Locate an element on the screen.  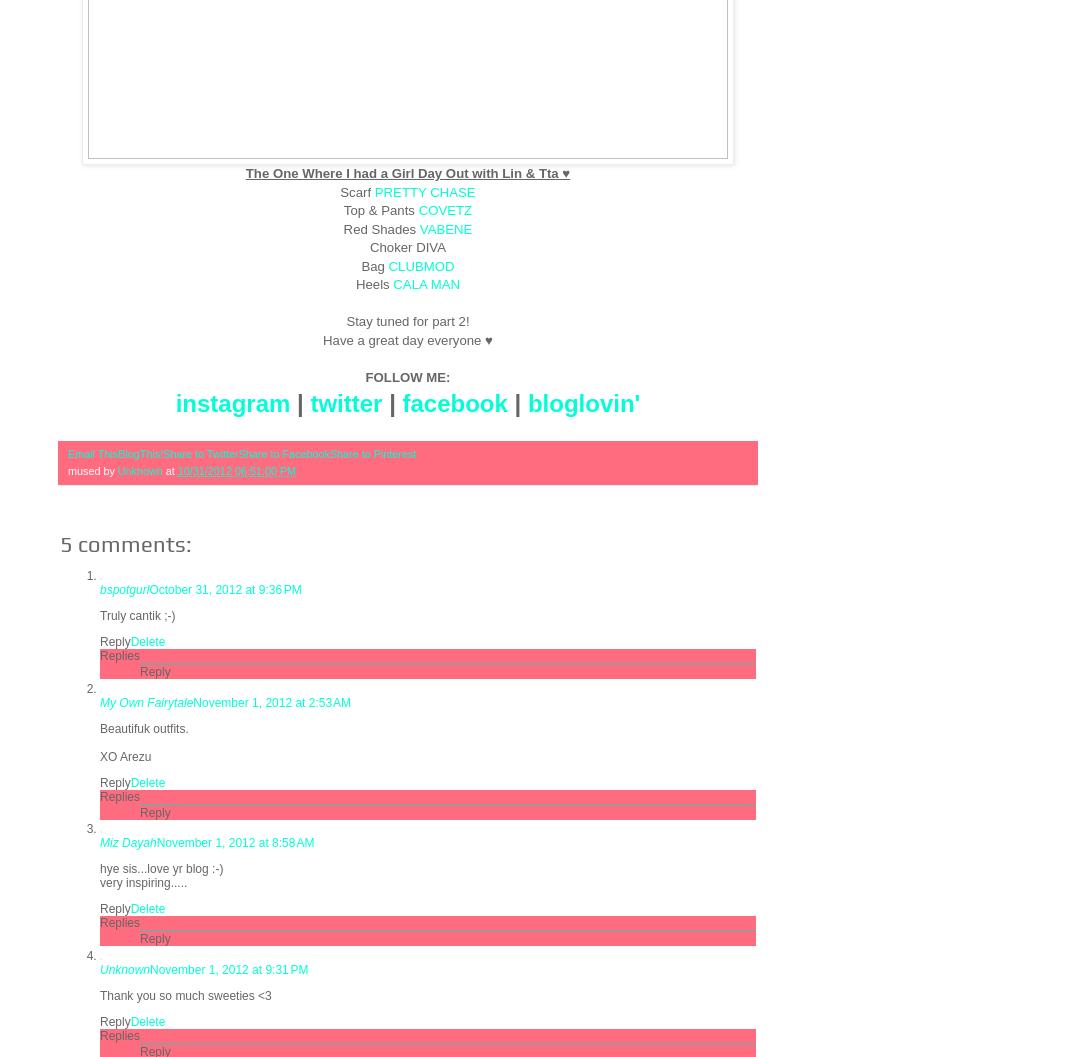
'Beautifuk outfits.' is located at coordinates (143, 726).